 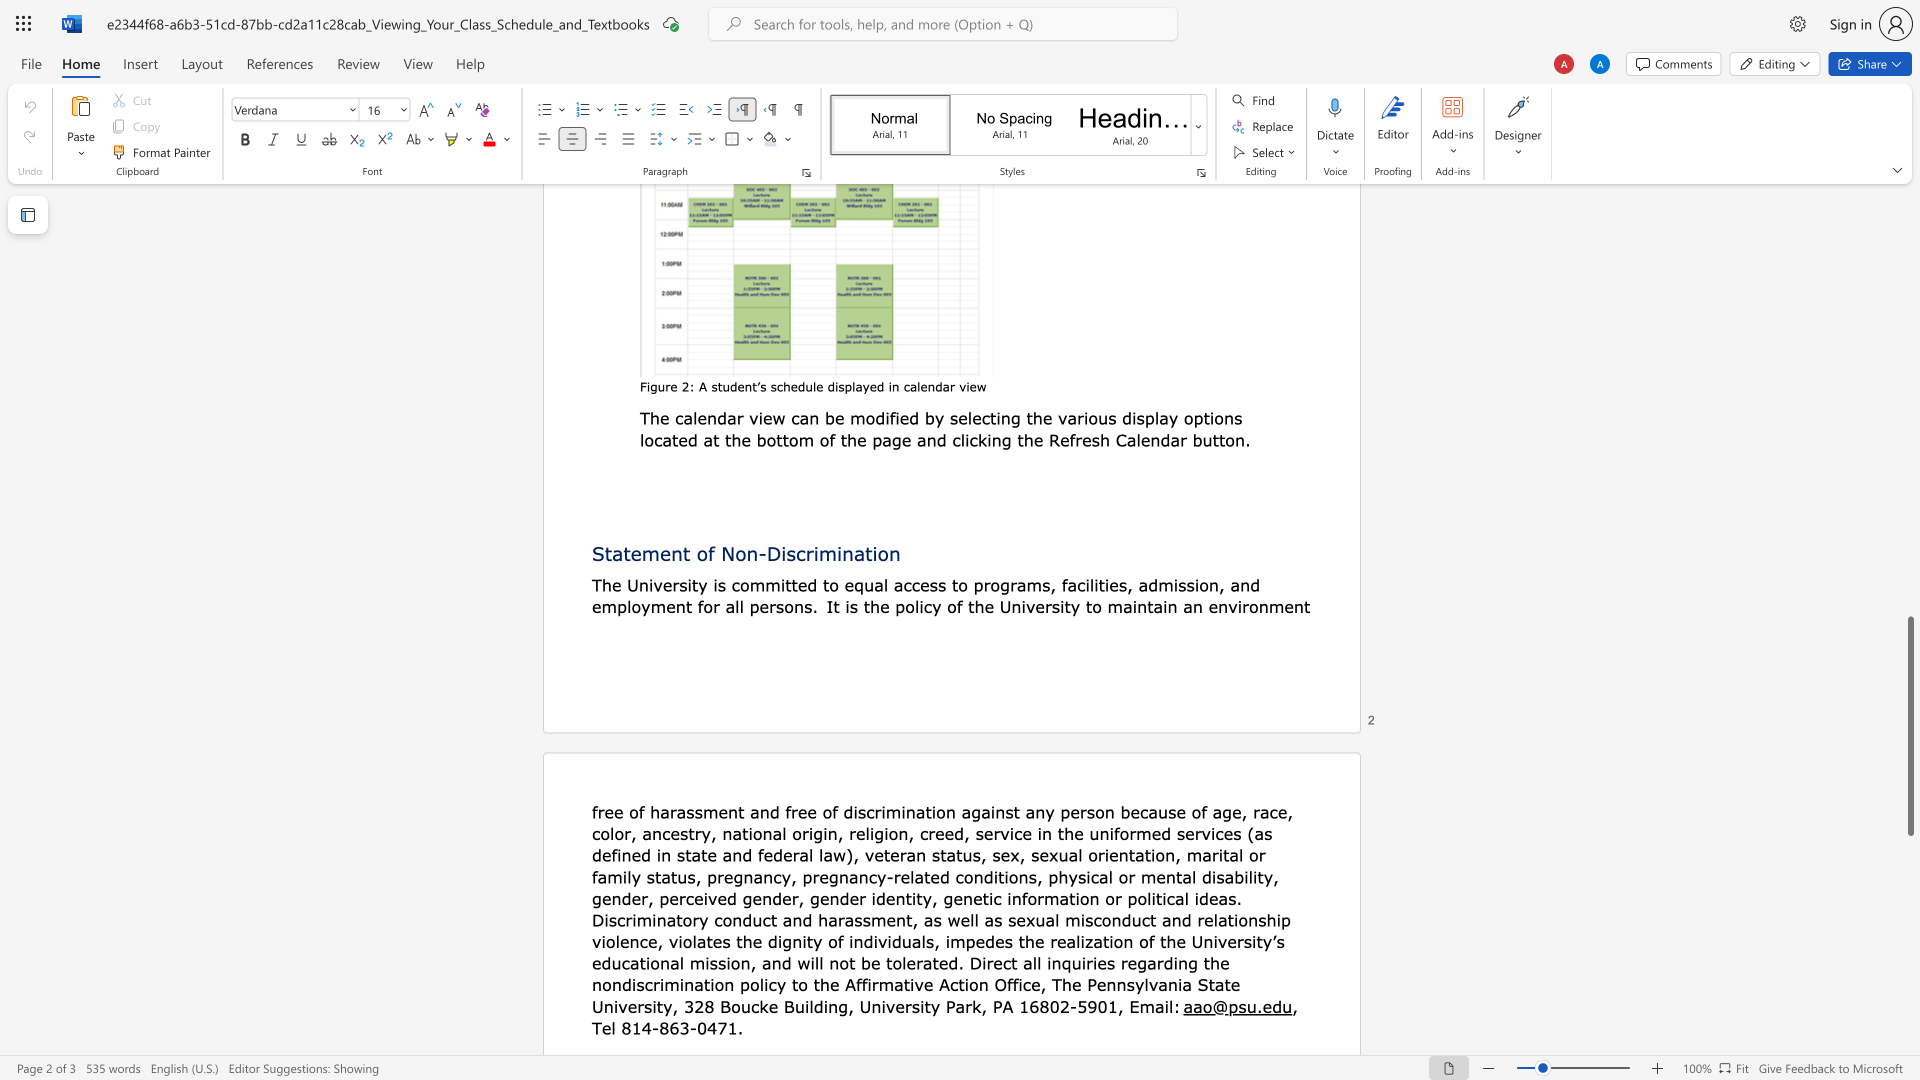 I want to click on the page's right scrollbar for upward movement, so click(x=1909, y=349).